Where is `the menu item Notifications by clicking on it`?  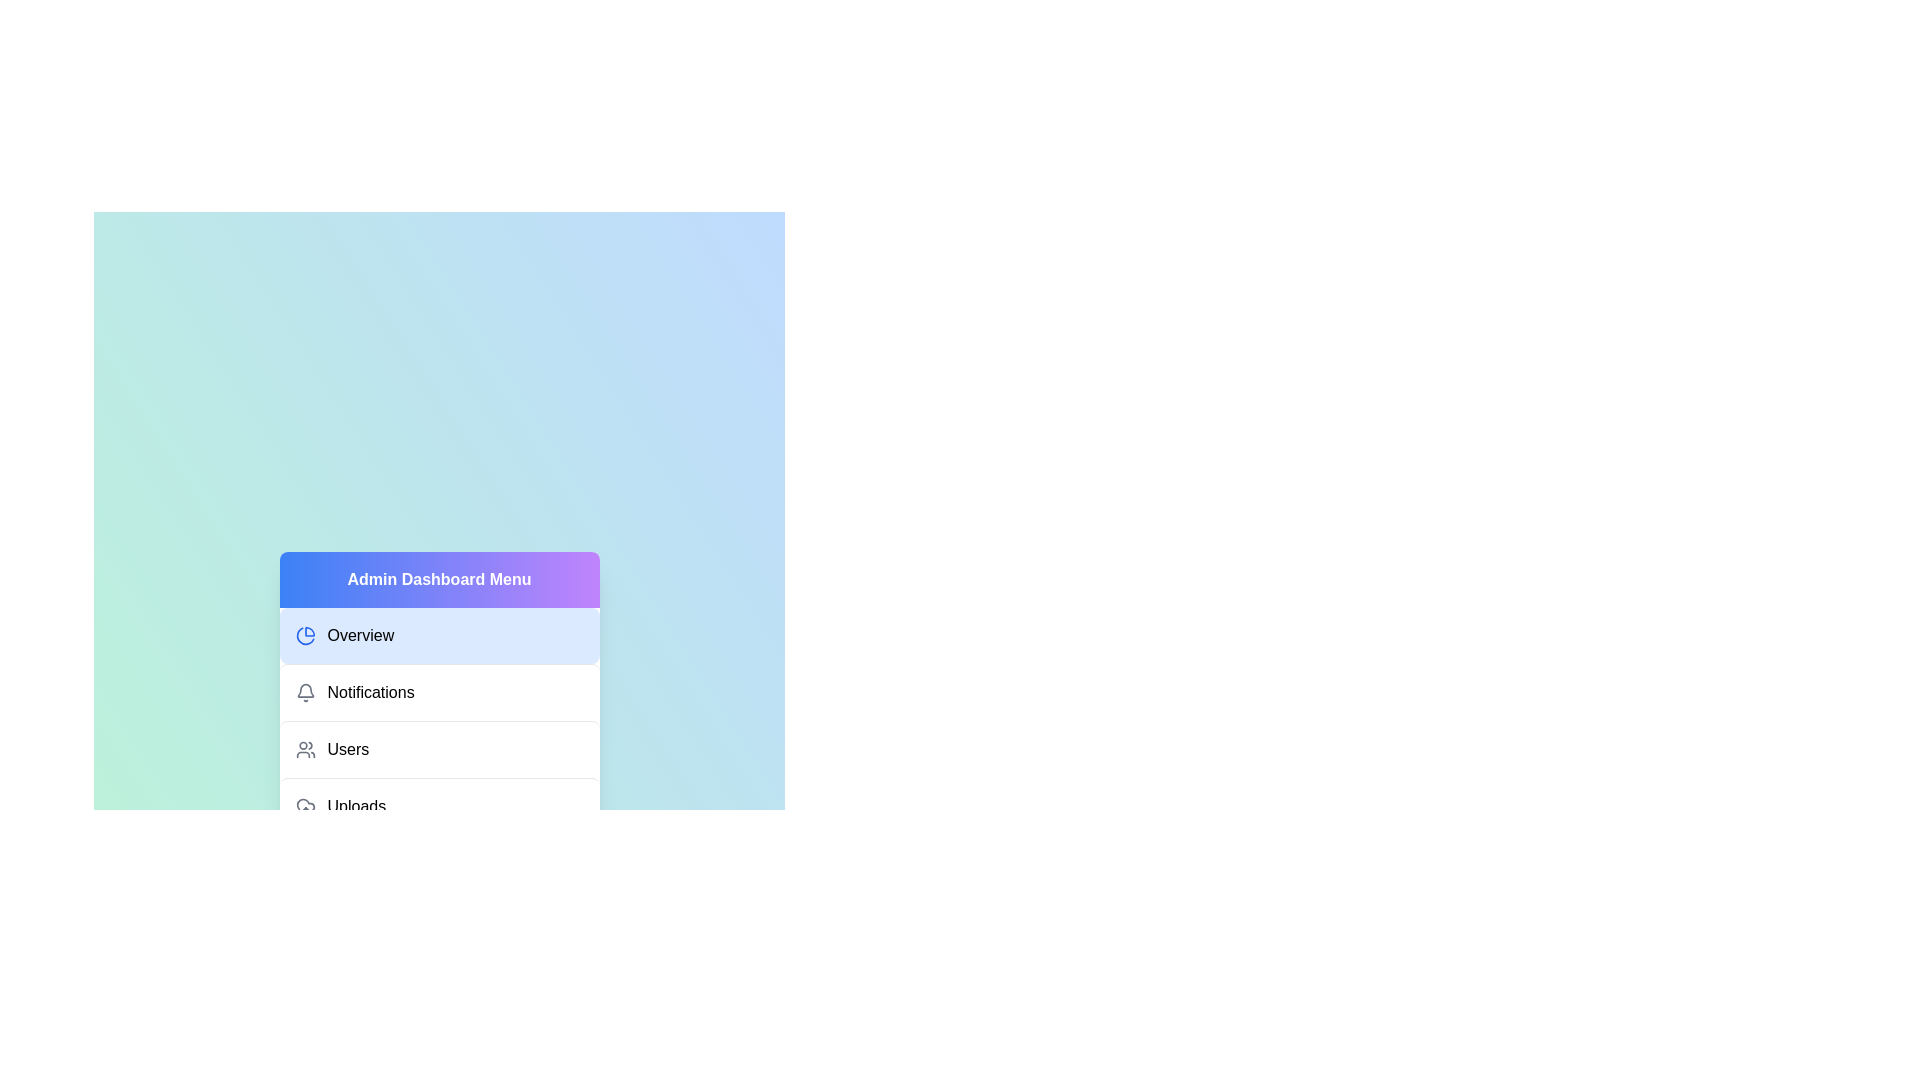
the menu item Notifications by clicking on it is located at coordinates (438, 691).